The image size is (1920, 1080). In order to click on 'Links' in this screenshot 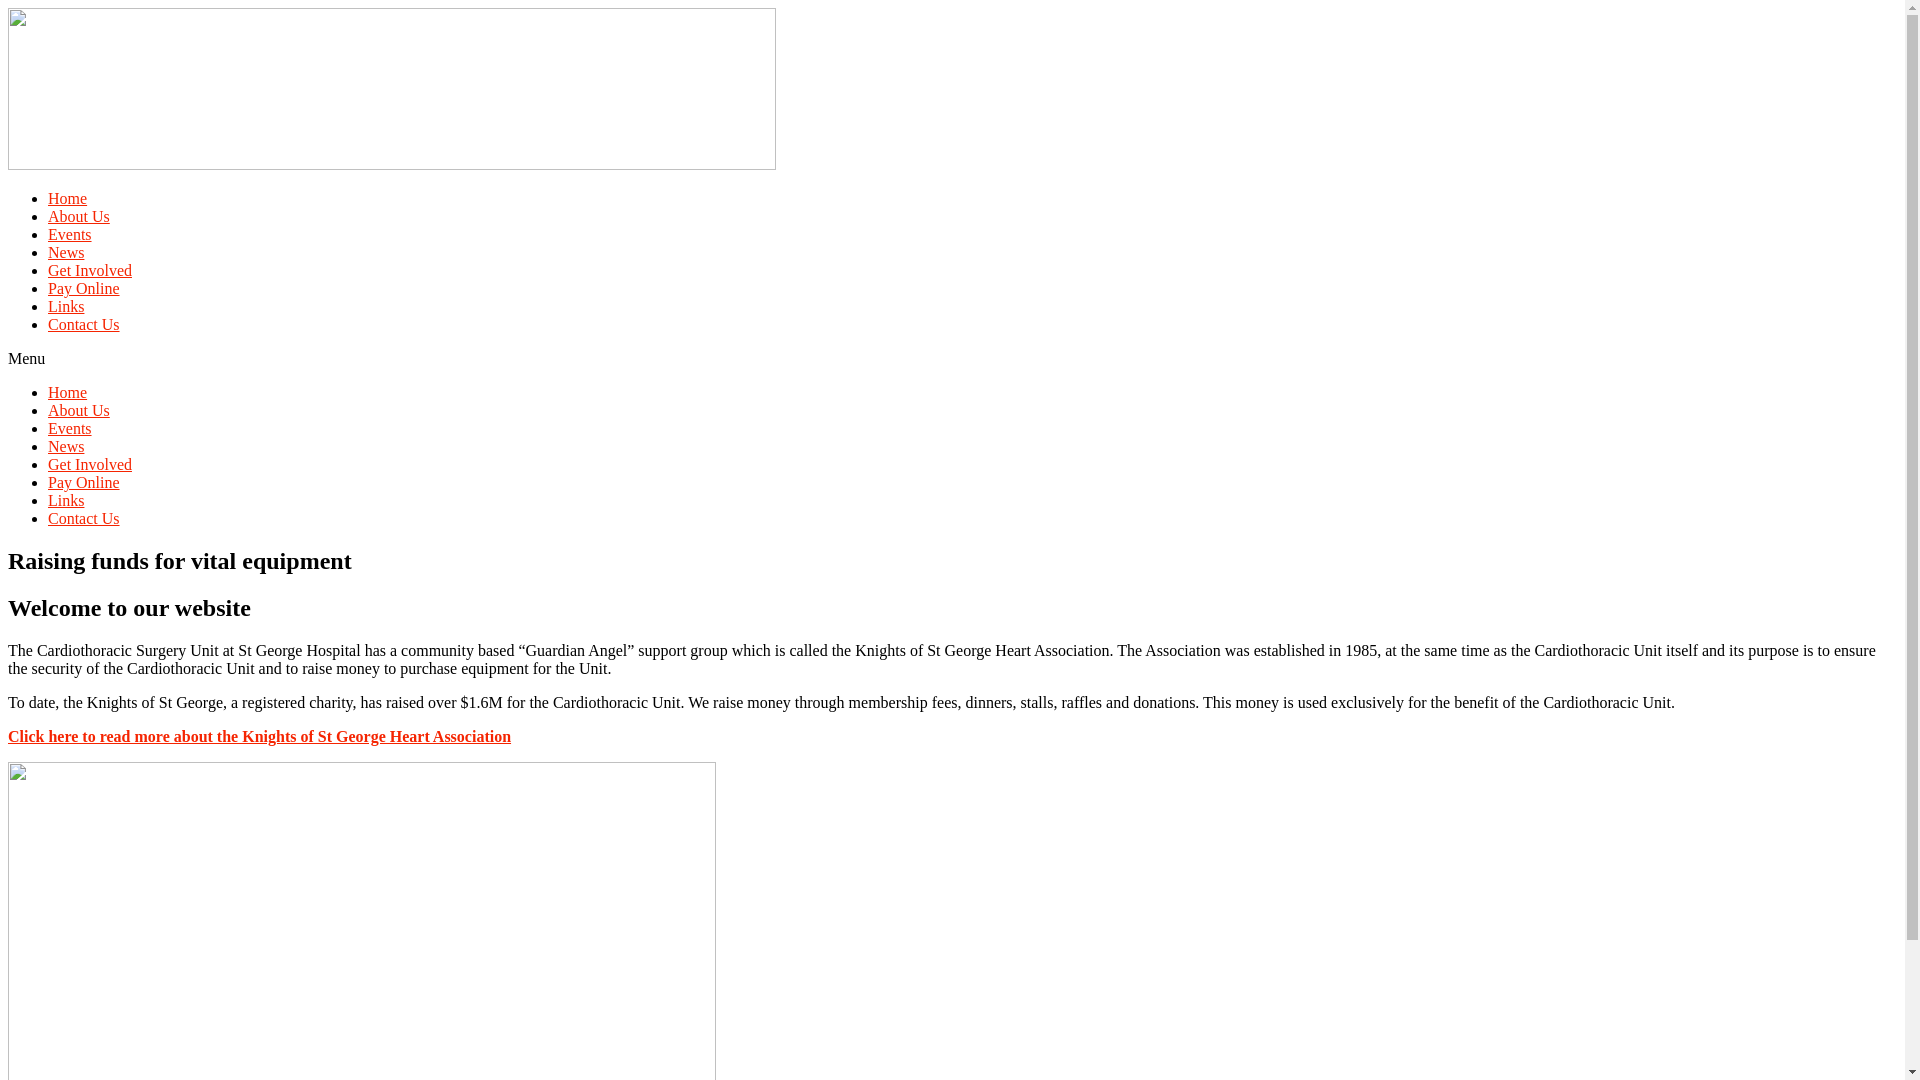, I will do `click(66, 306)`.